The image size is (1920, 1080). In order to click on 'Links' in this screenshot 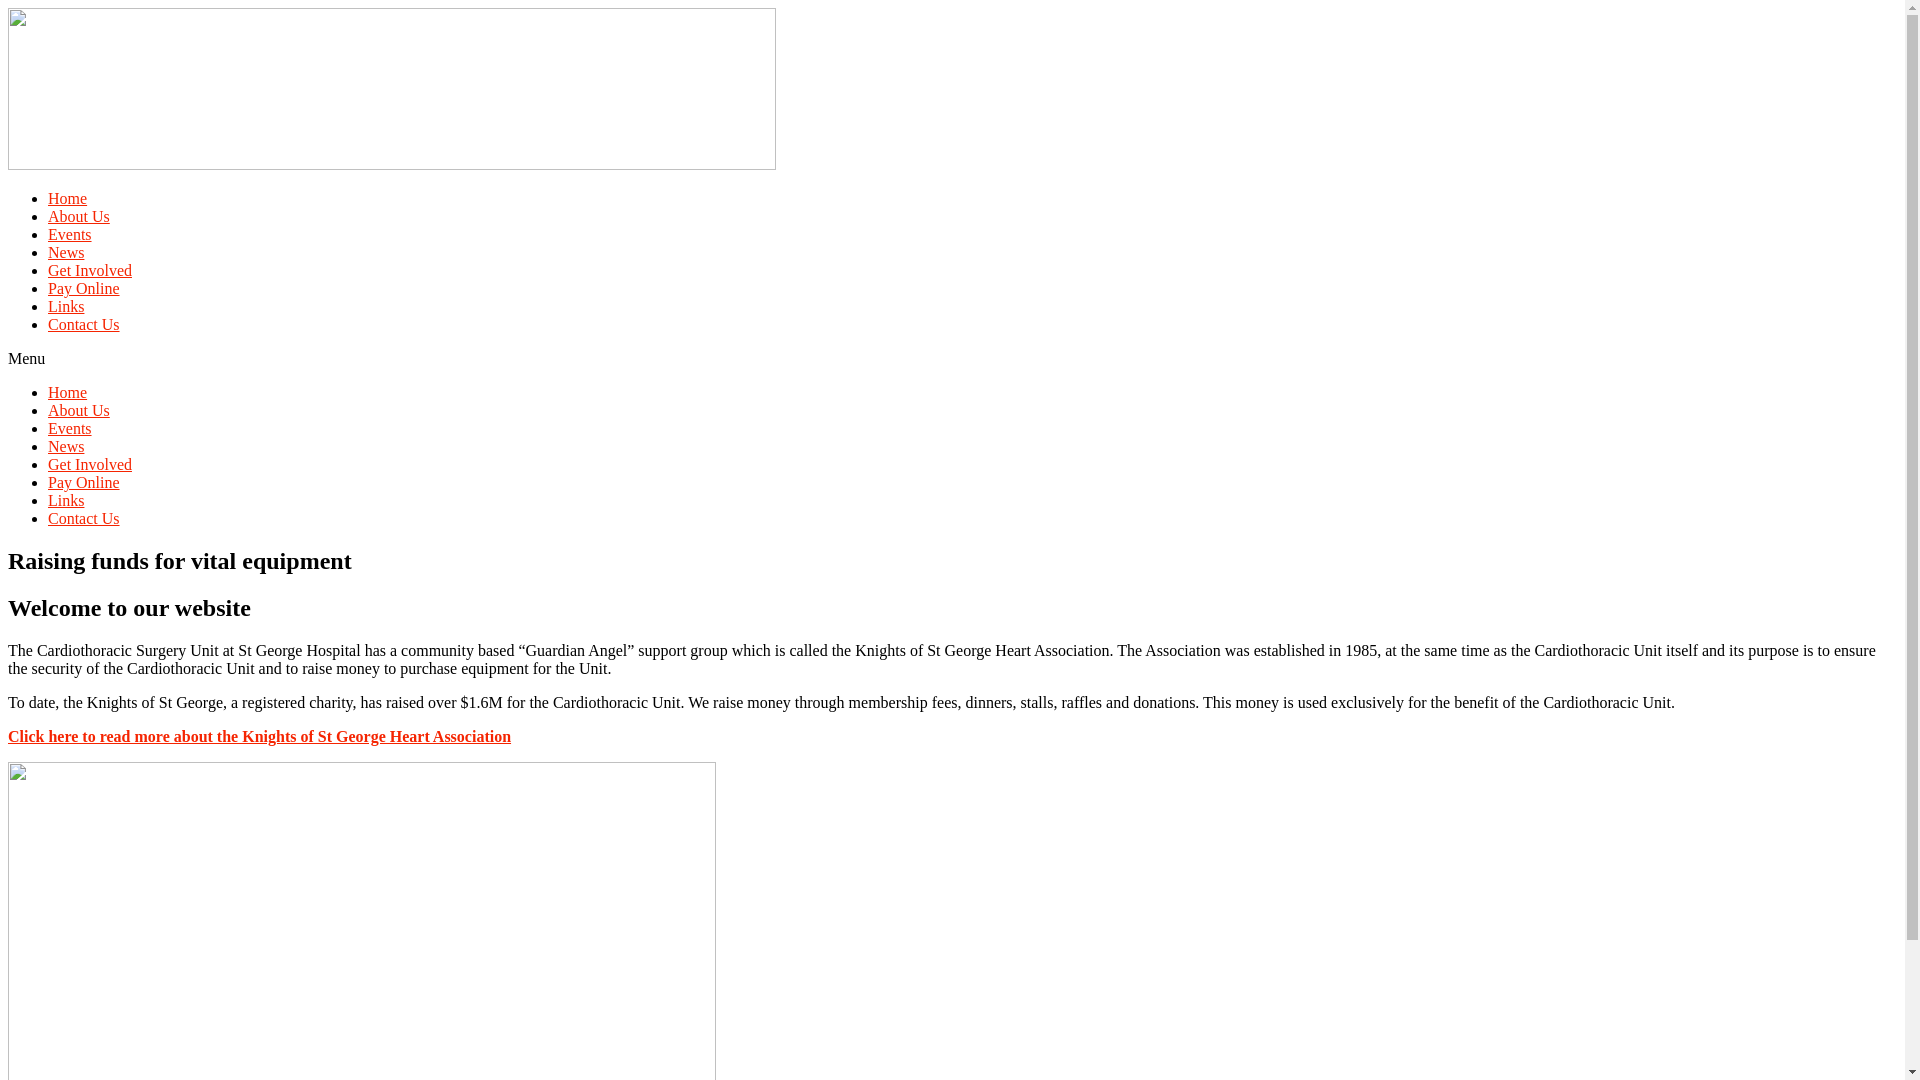, I will do `click(66, 306)`.